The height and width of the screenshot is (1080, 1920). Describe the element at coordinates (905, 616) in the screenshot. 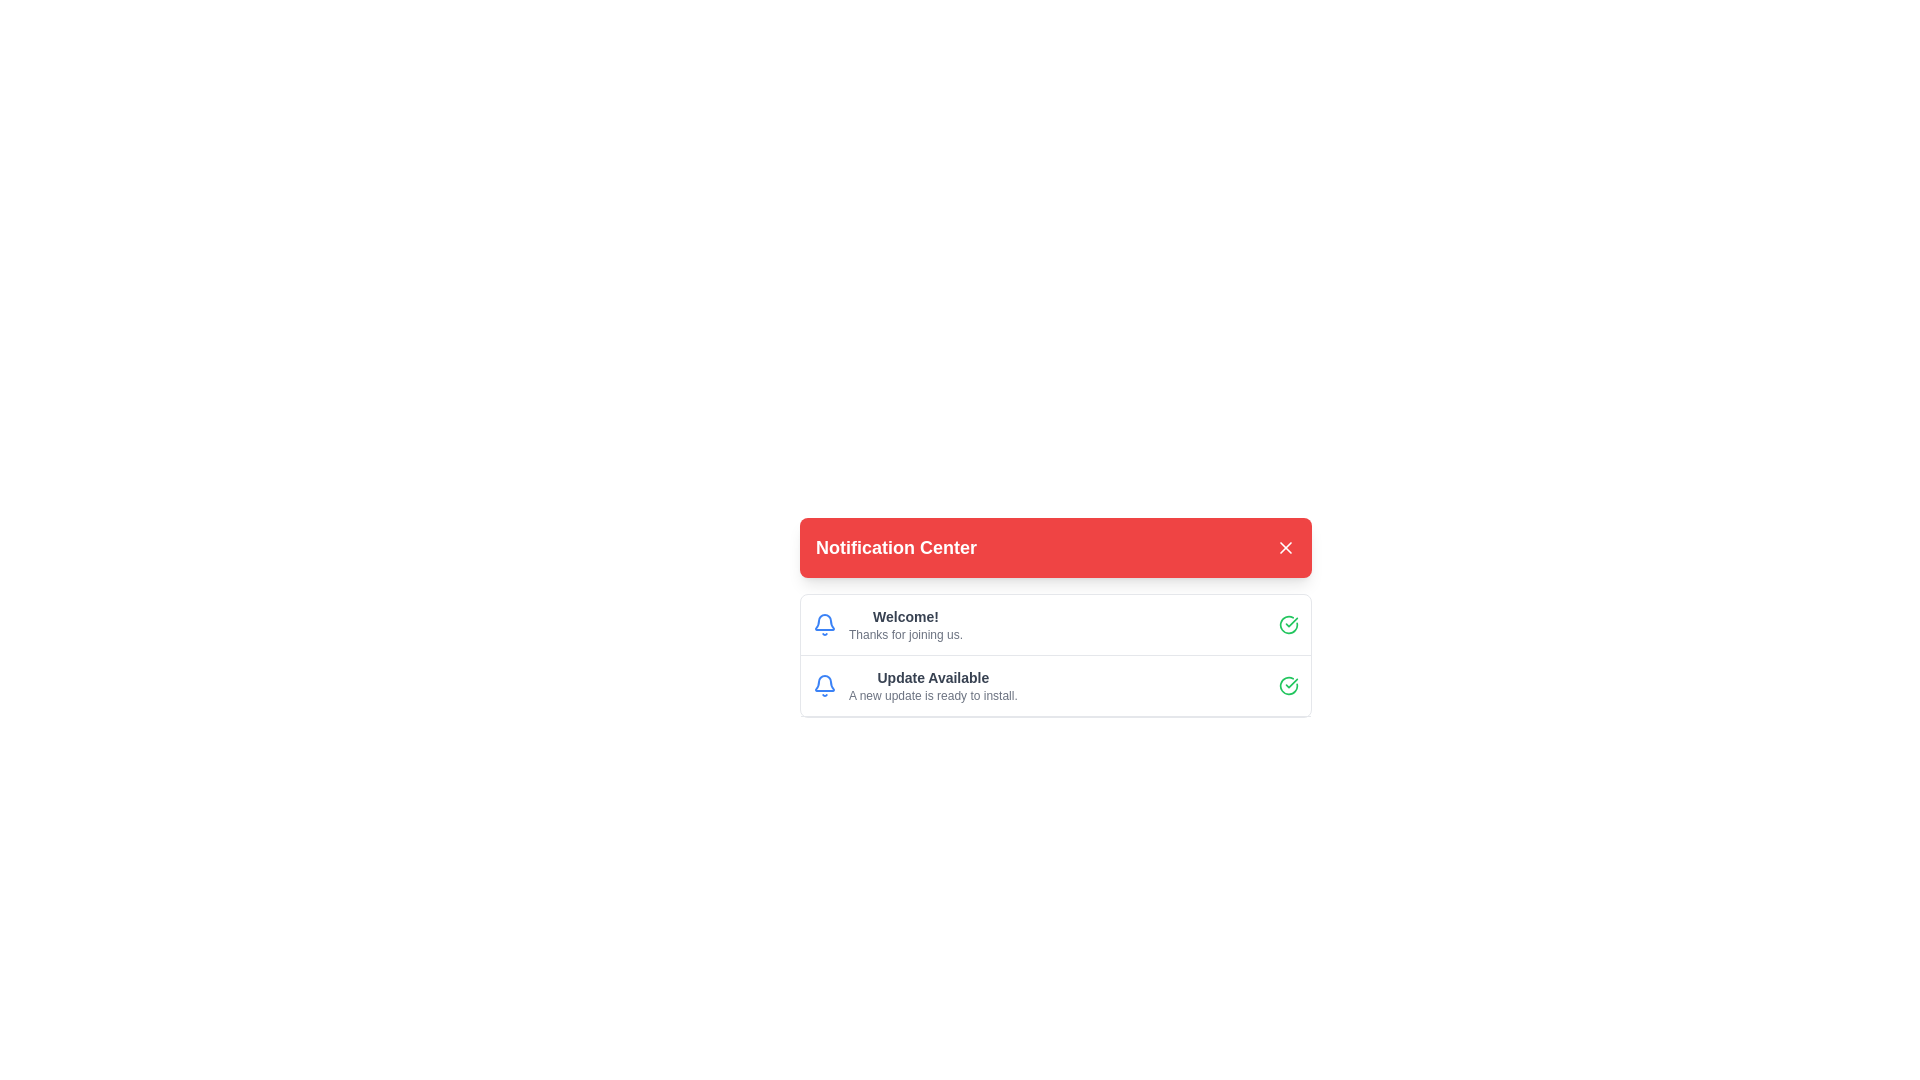

I see `welcome message text displayed in the Notification Center, which indicates successful registration and is located above the text 'Thanks for joining us.'` at that location.